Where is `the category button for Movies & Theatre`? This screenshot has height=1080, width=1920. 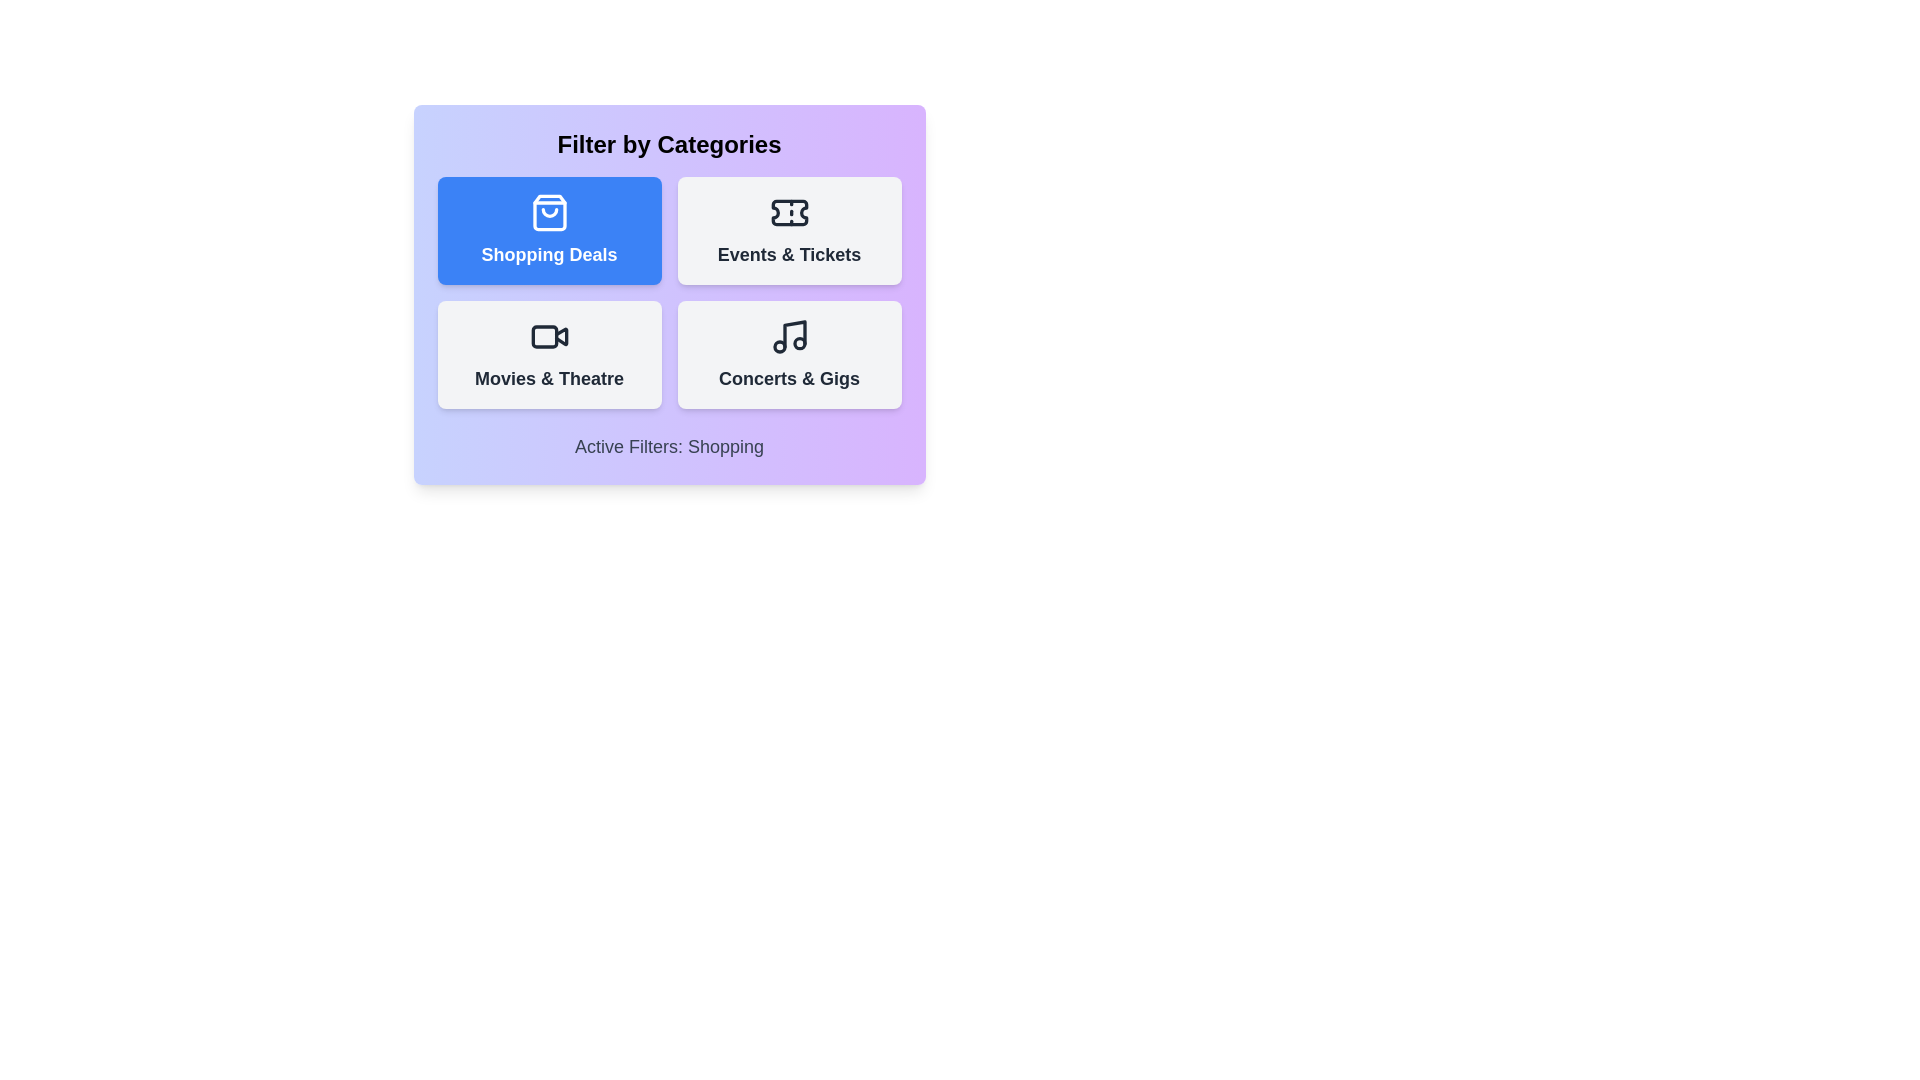 the category button for Movies & Theatre is located at coordinates (549, 353).